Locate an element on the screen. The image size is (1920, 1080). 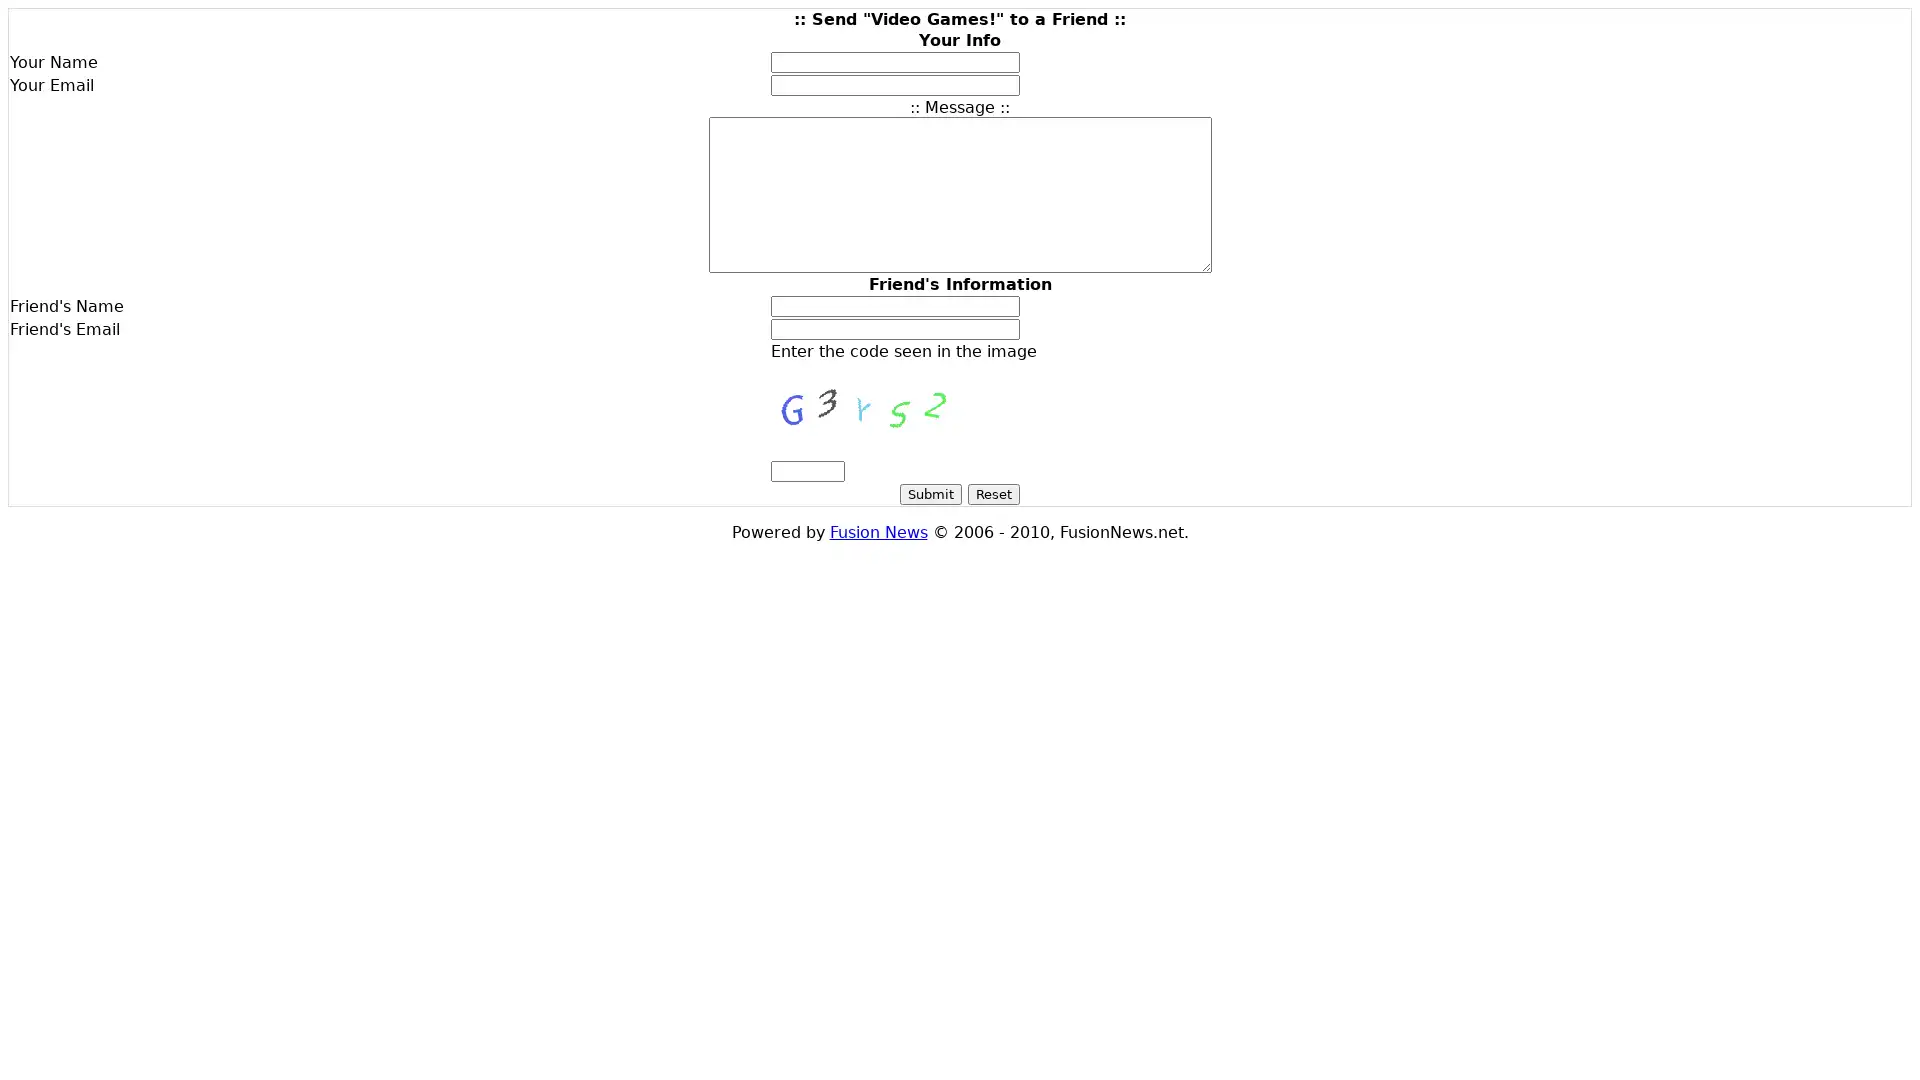
Reset is located at coordinates (993, 494).